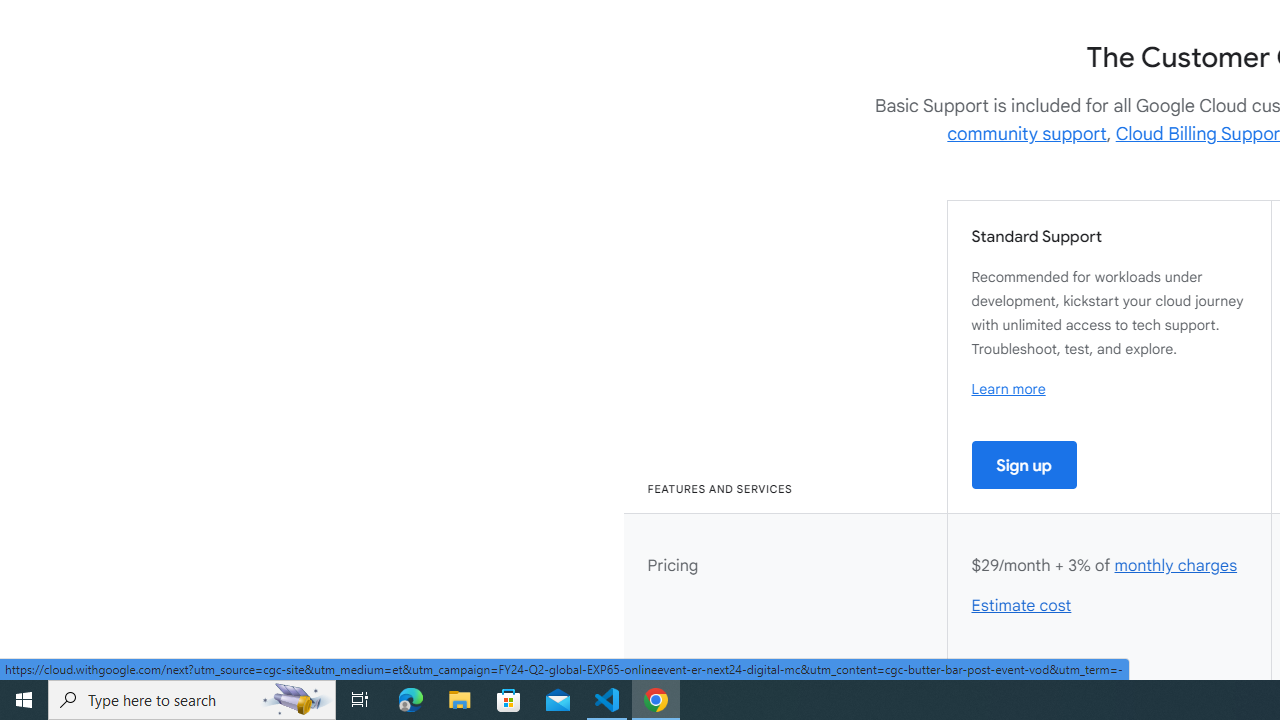  Describe the element at coordinates (1022, 605) in the screenshot. I see `'Estimate cost'` at that location.